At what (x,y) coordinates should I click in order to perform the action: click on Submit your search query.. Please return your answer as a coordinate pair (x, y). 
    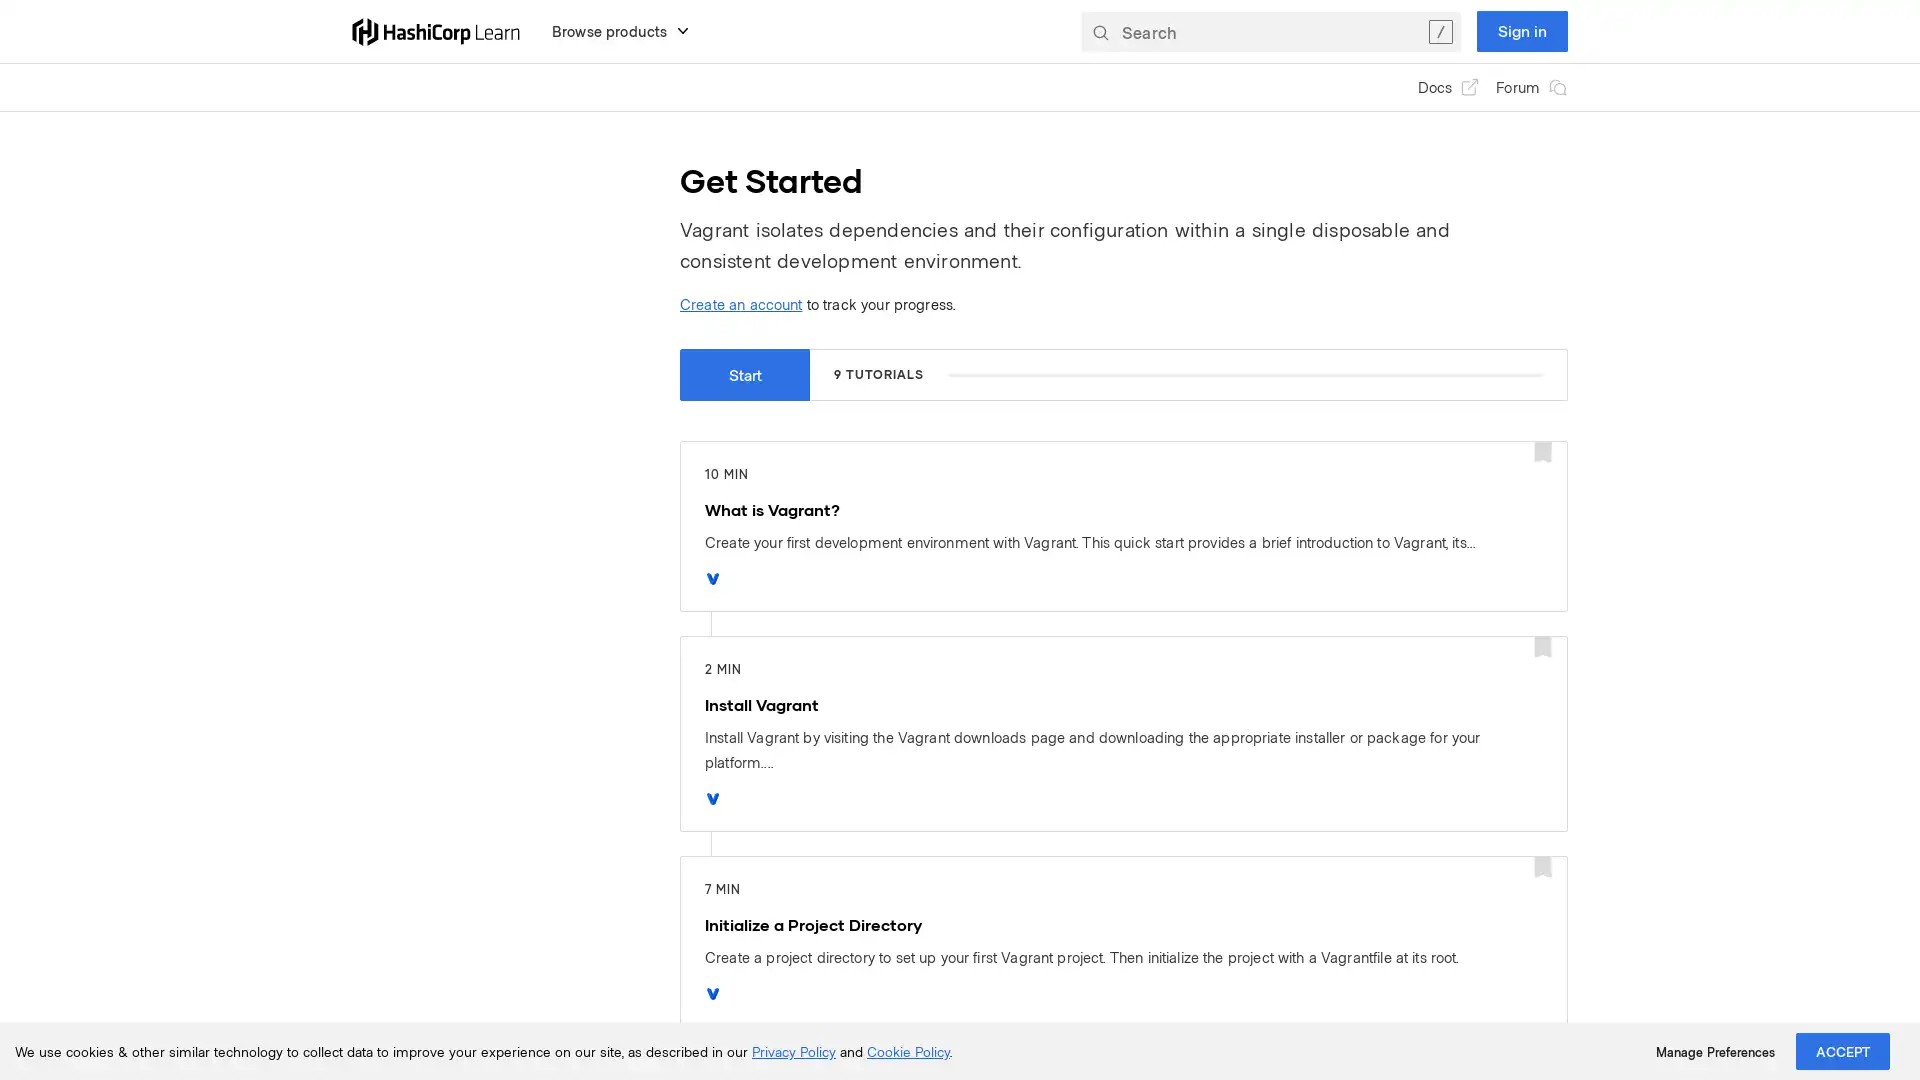
    Looking at the image, I should click on (1099, 30).